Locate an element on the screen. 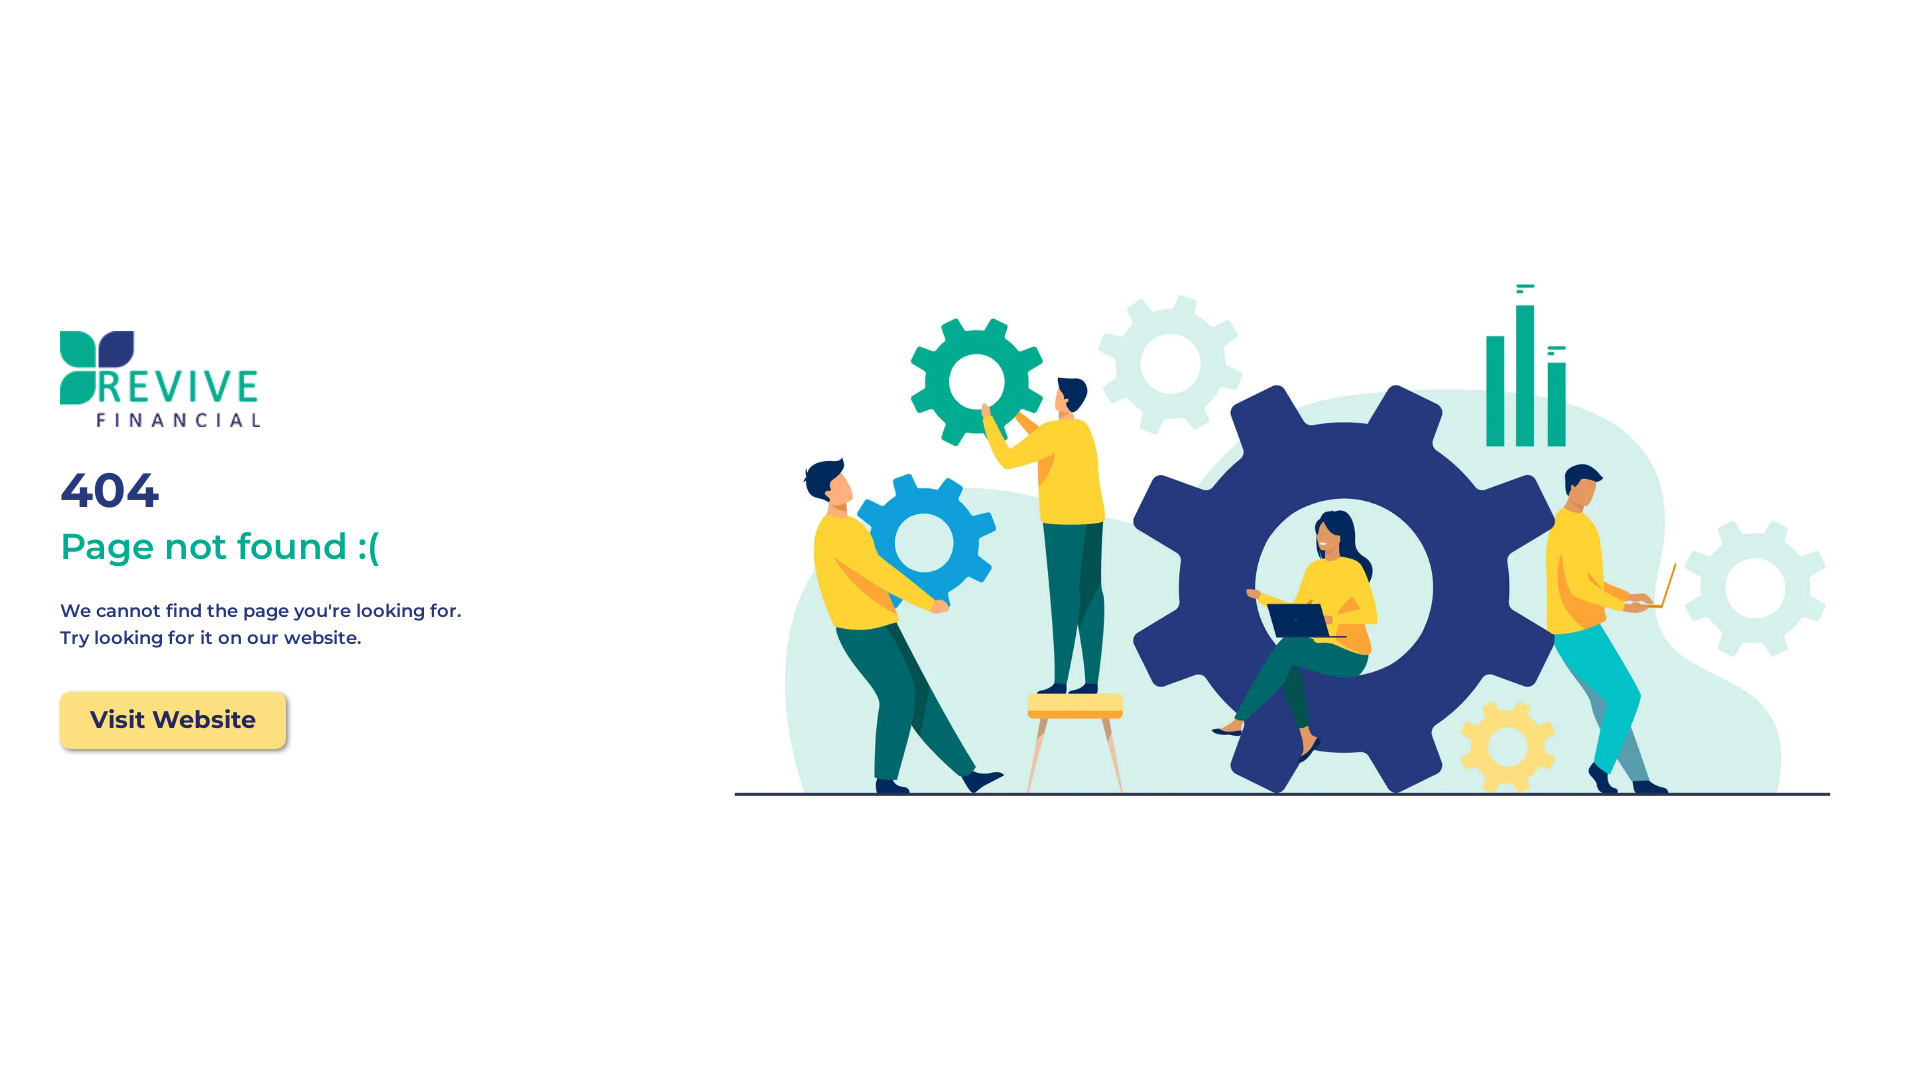 This screenshot has height=1080, width=1920. 'Visit Website' is located at coordinates (172, 720).